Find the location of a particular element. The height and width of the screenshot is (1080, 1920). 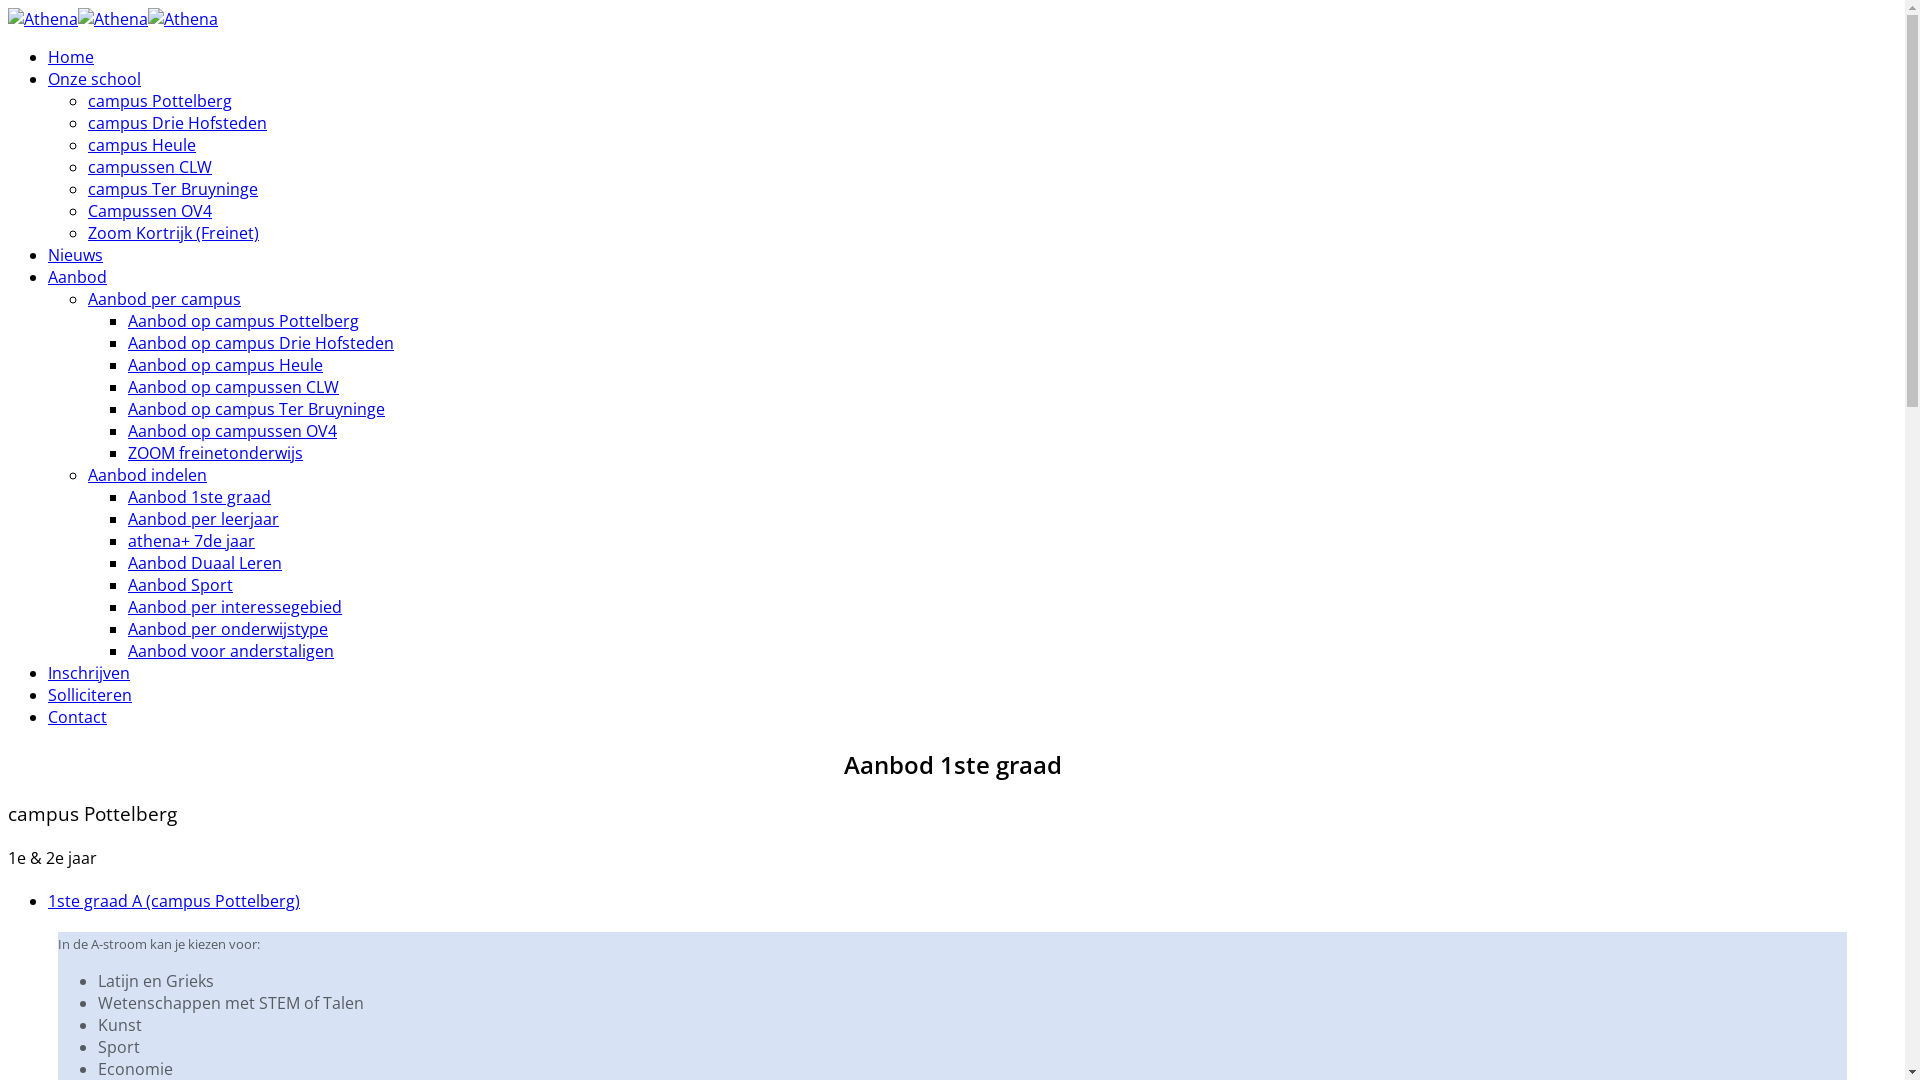

'ZOOM freinetonderwijs' is located at coordinates (215, 452).